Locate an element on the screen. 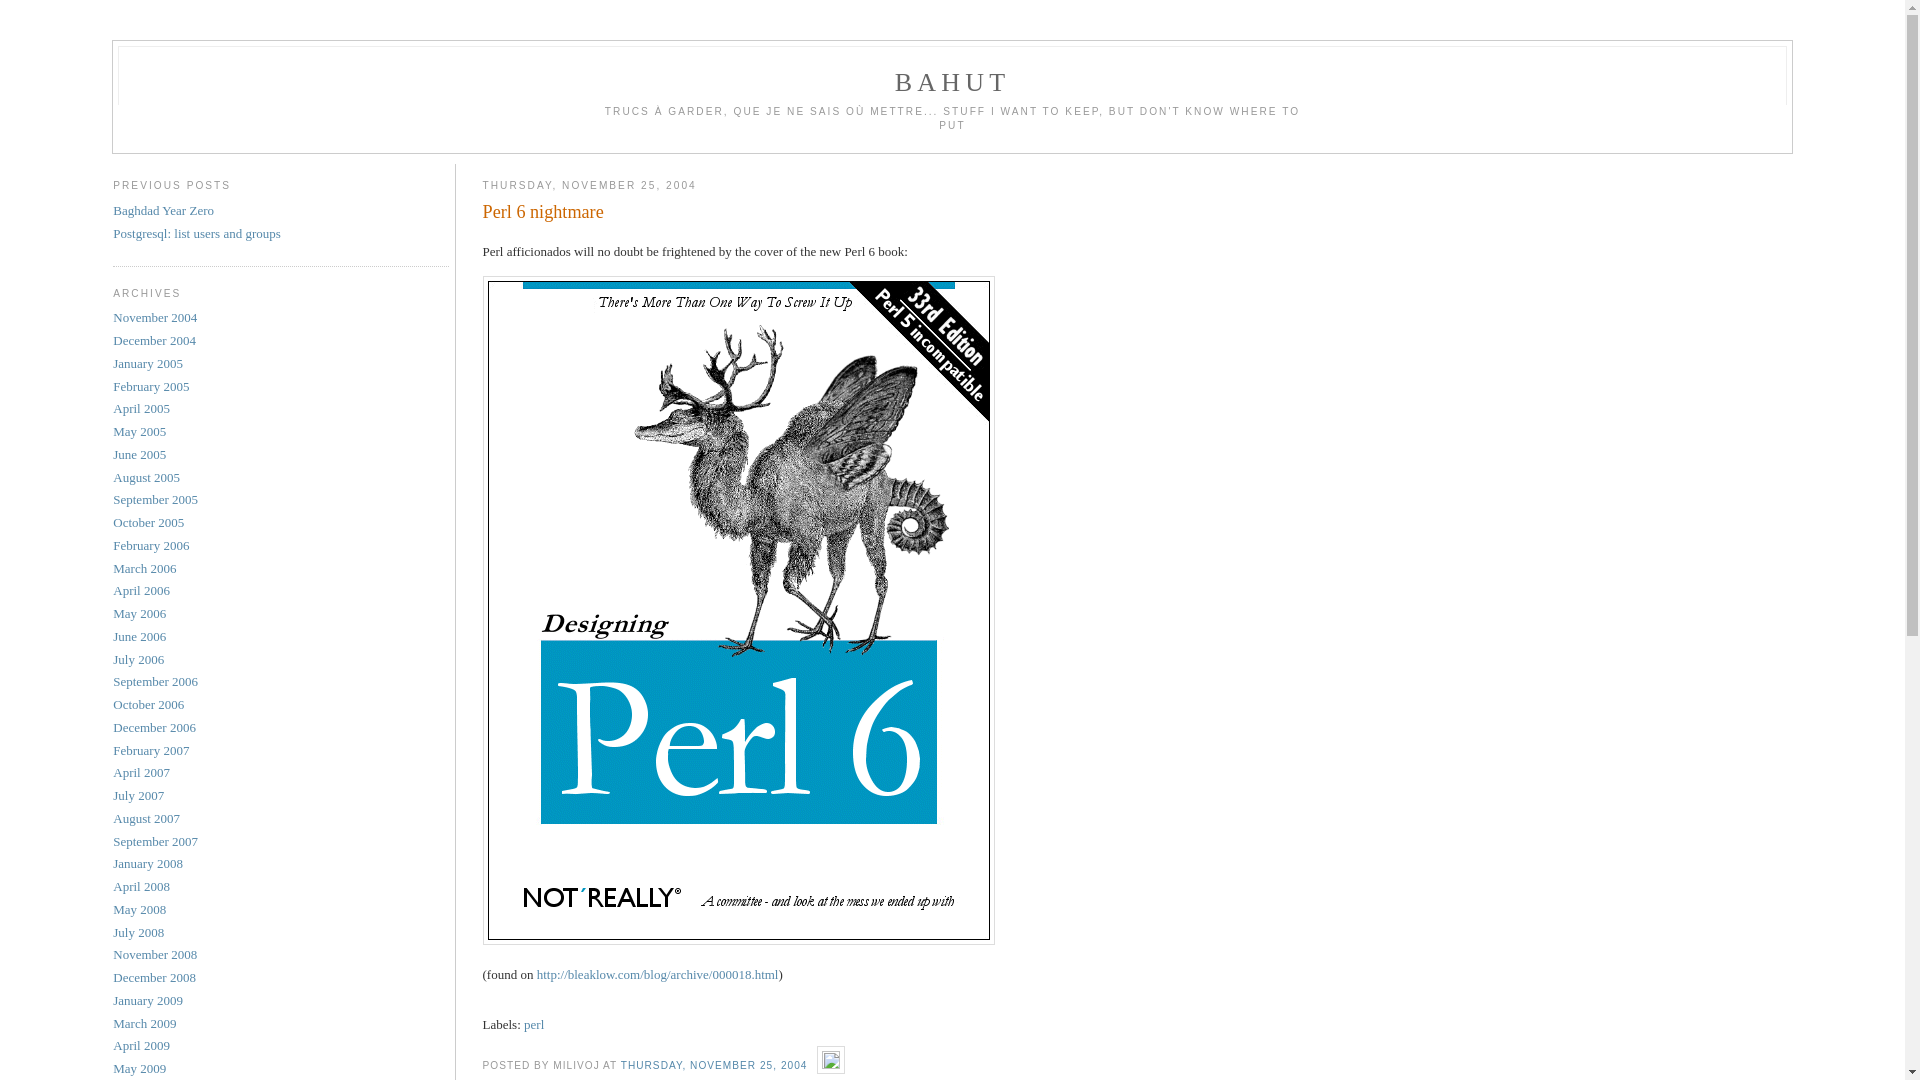 This screenshot has height=1080, width=1920. 'November 2004' is located at coordinates (153, 316).